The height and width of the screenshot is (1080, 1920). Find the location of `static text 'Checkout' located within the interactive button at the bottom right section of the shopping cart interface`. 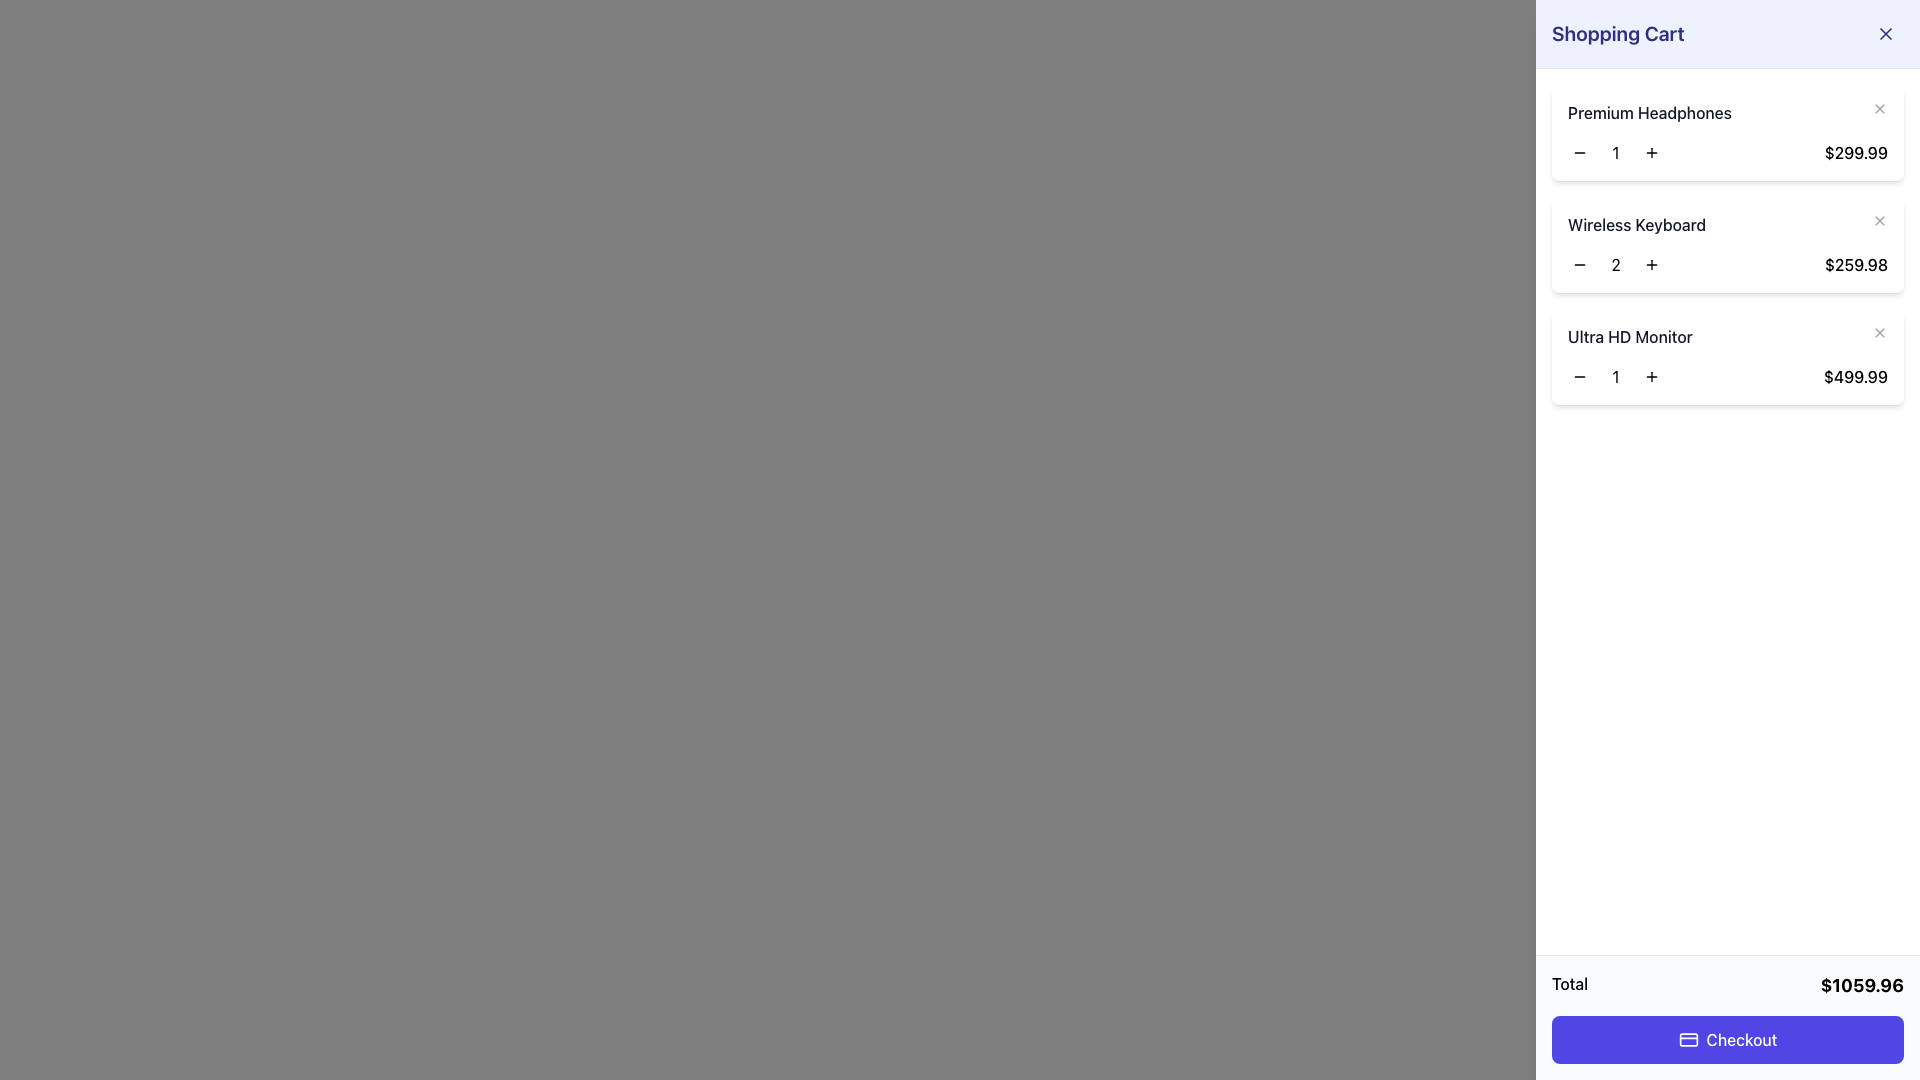

static text 'Checkout' located within the interactive button at the bottom right section of the shopping cart interface is located at coordinates (1741, 1039).